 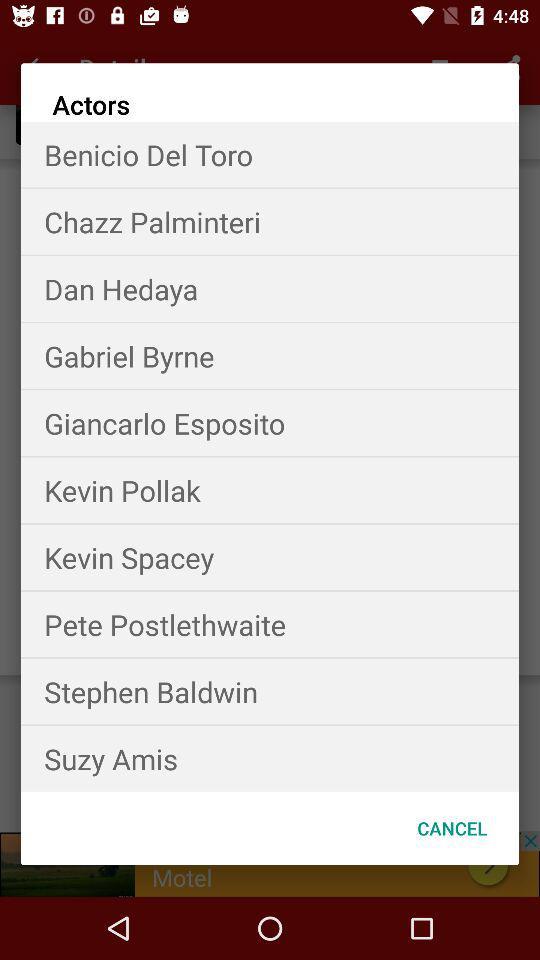 I want to click on item above    dan hedaya icon, so click(x=270, y=221).